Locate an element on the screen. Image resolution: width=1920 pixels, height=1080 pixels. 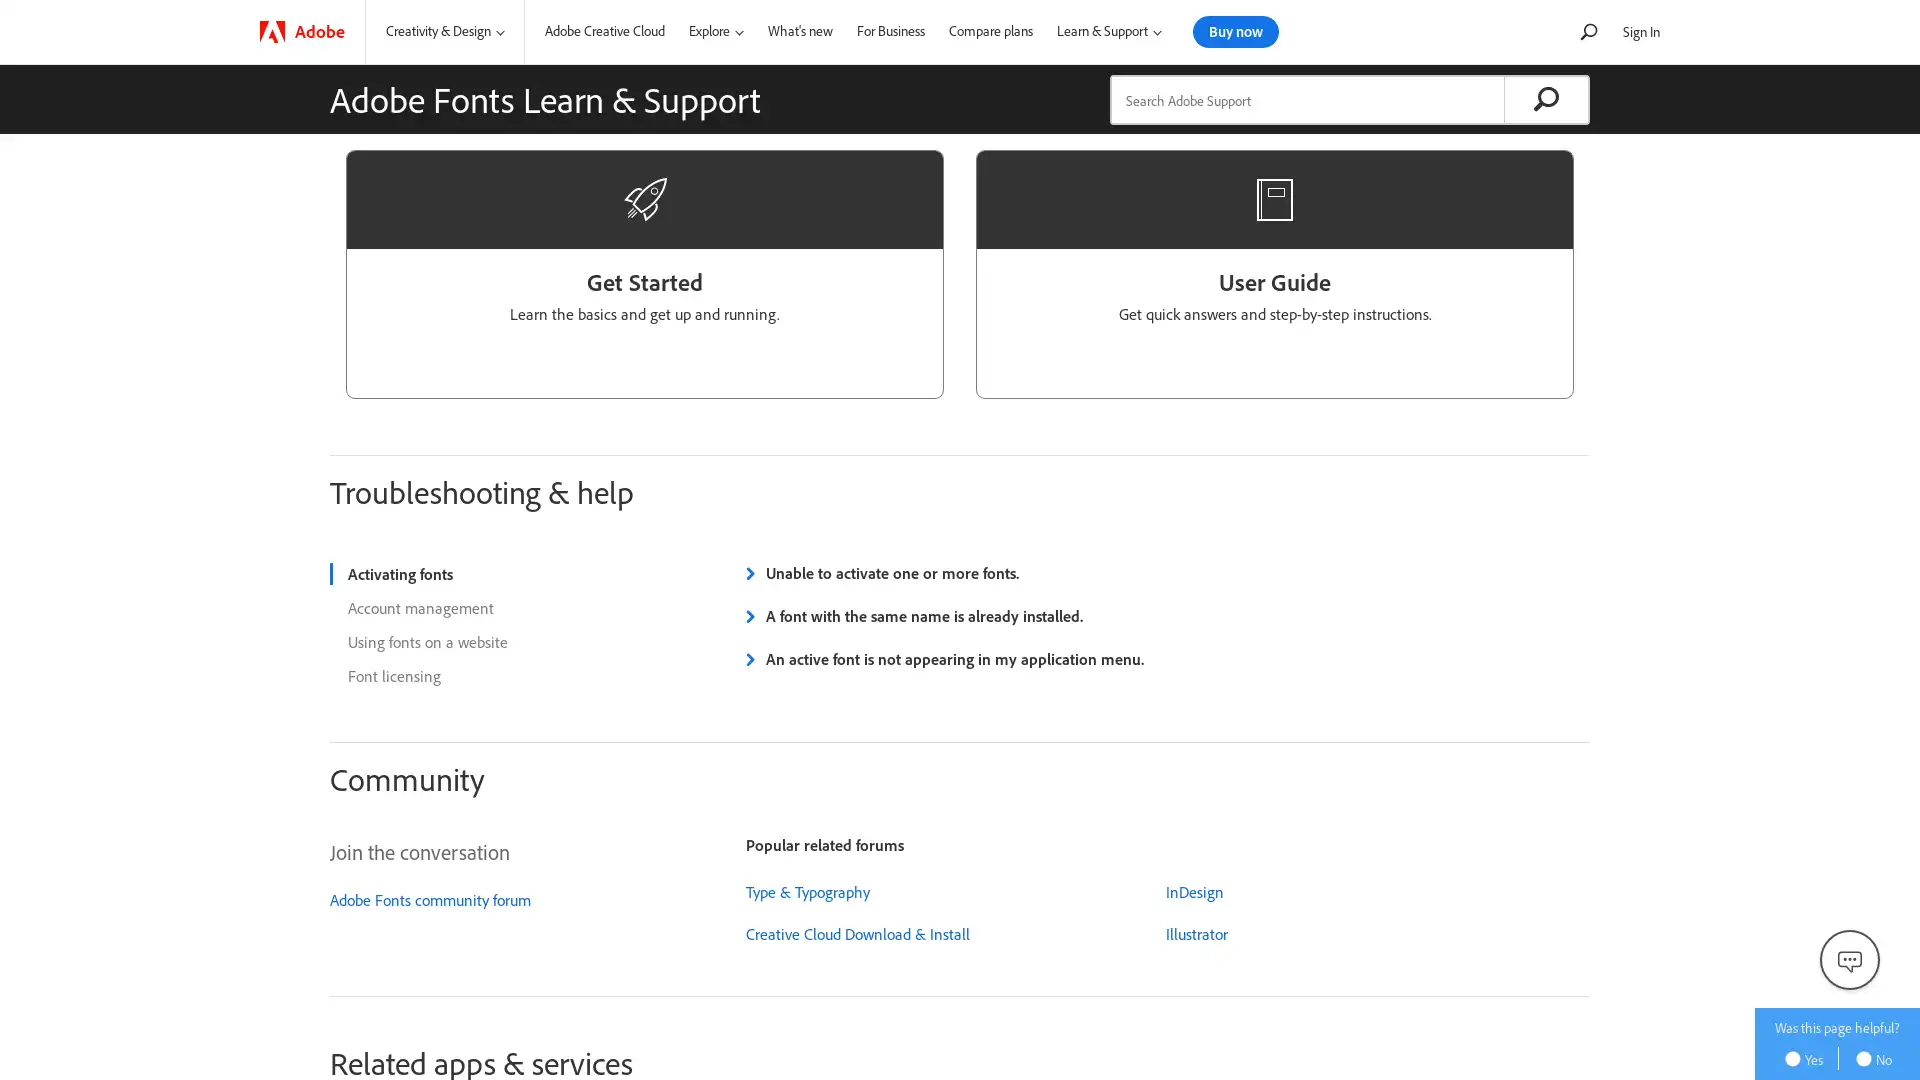
A font with the same name is already installed. is located at coordinates (911, 615).